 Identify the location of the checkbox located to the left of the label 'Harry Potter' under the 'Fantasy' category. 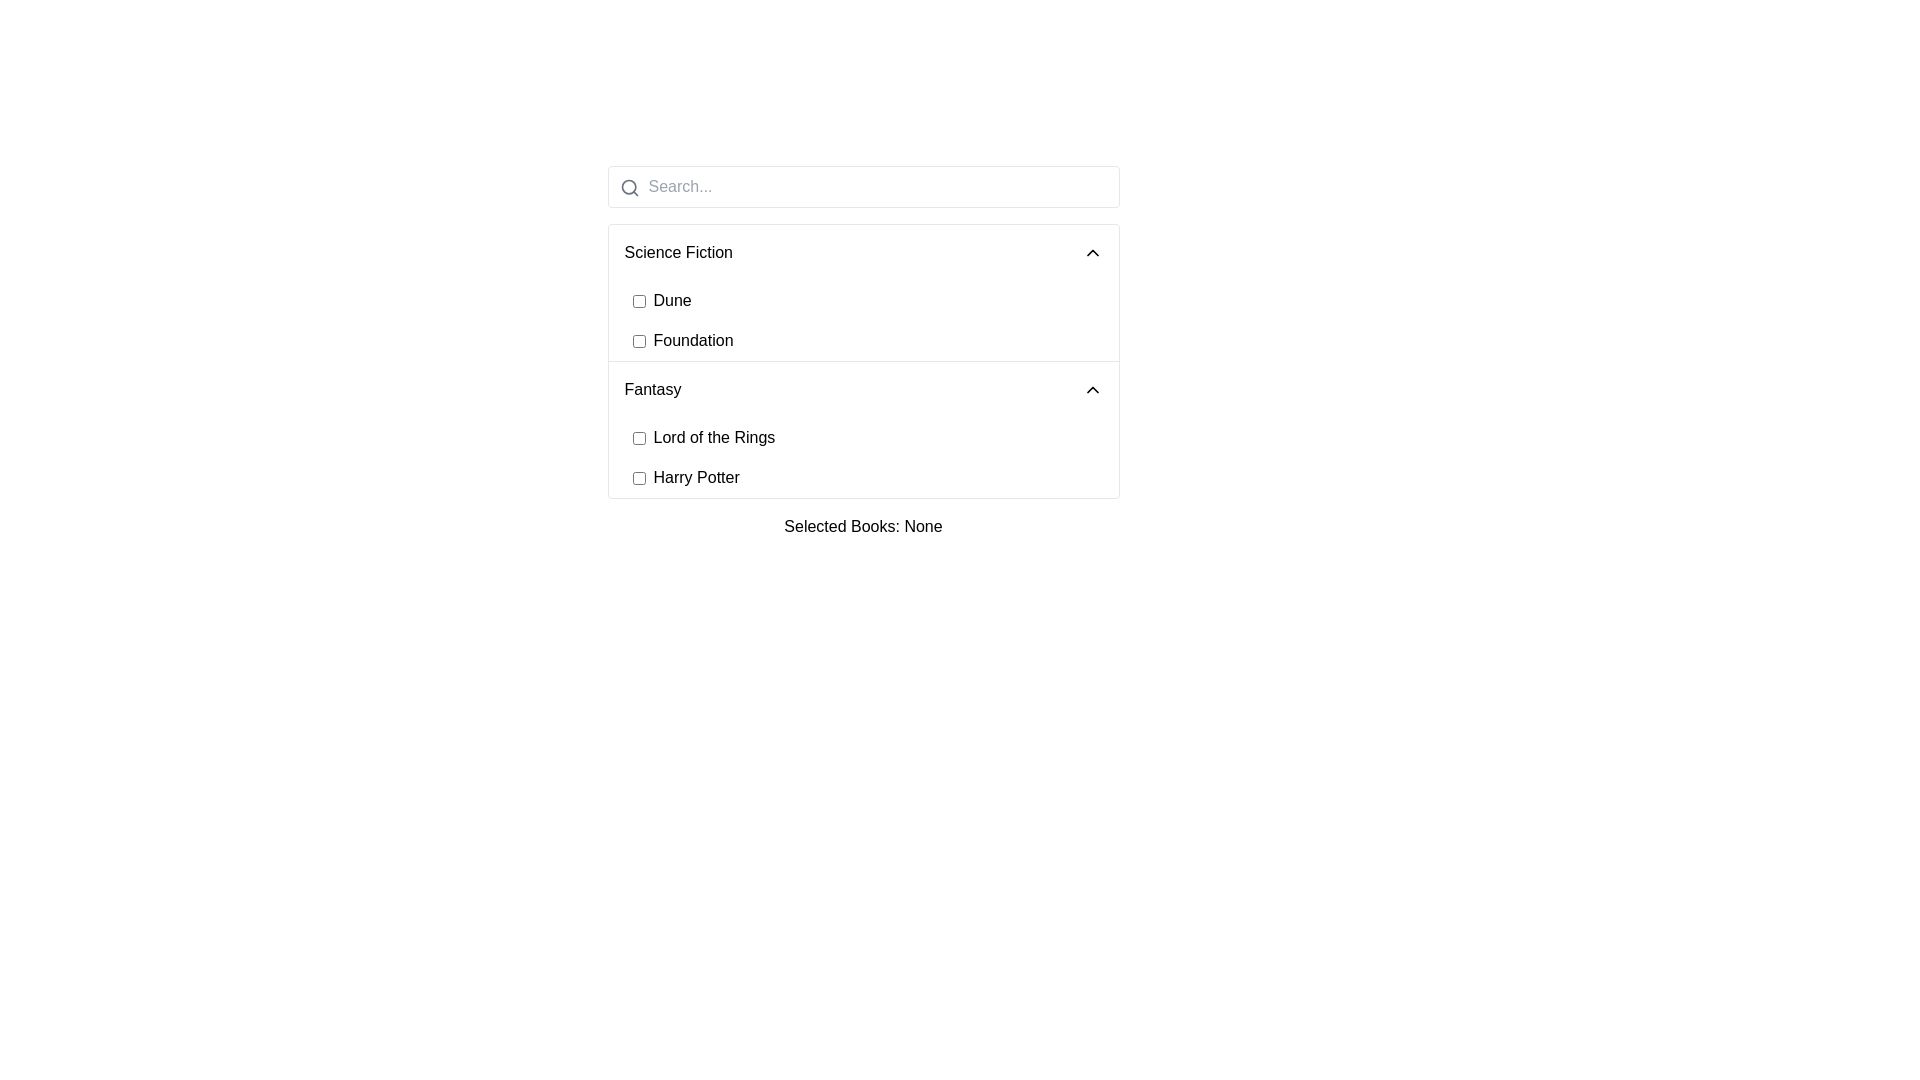
(637, 478).